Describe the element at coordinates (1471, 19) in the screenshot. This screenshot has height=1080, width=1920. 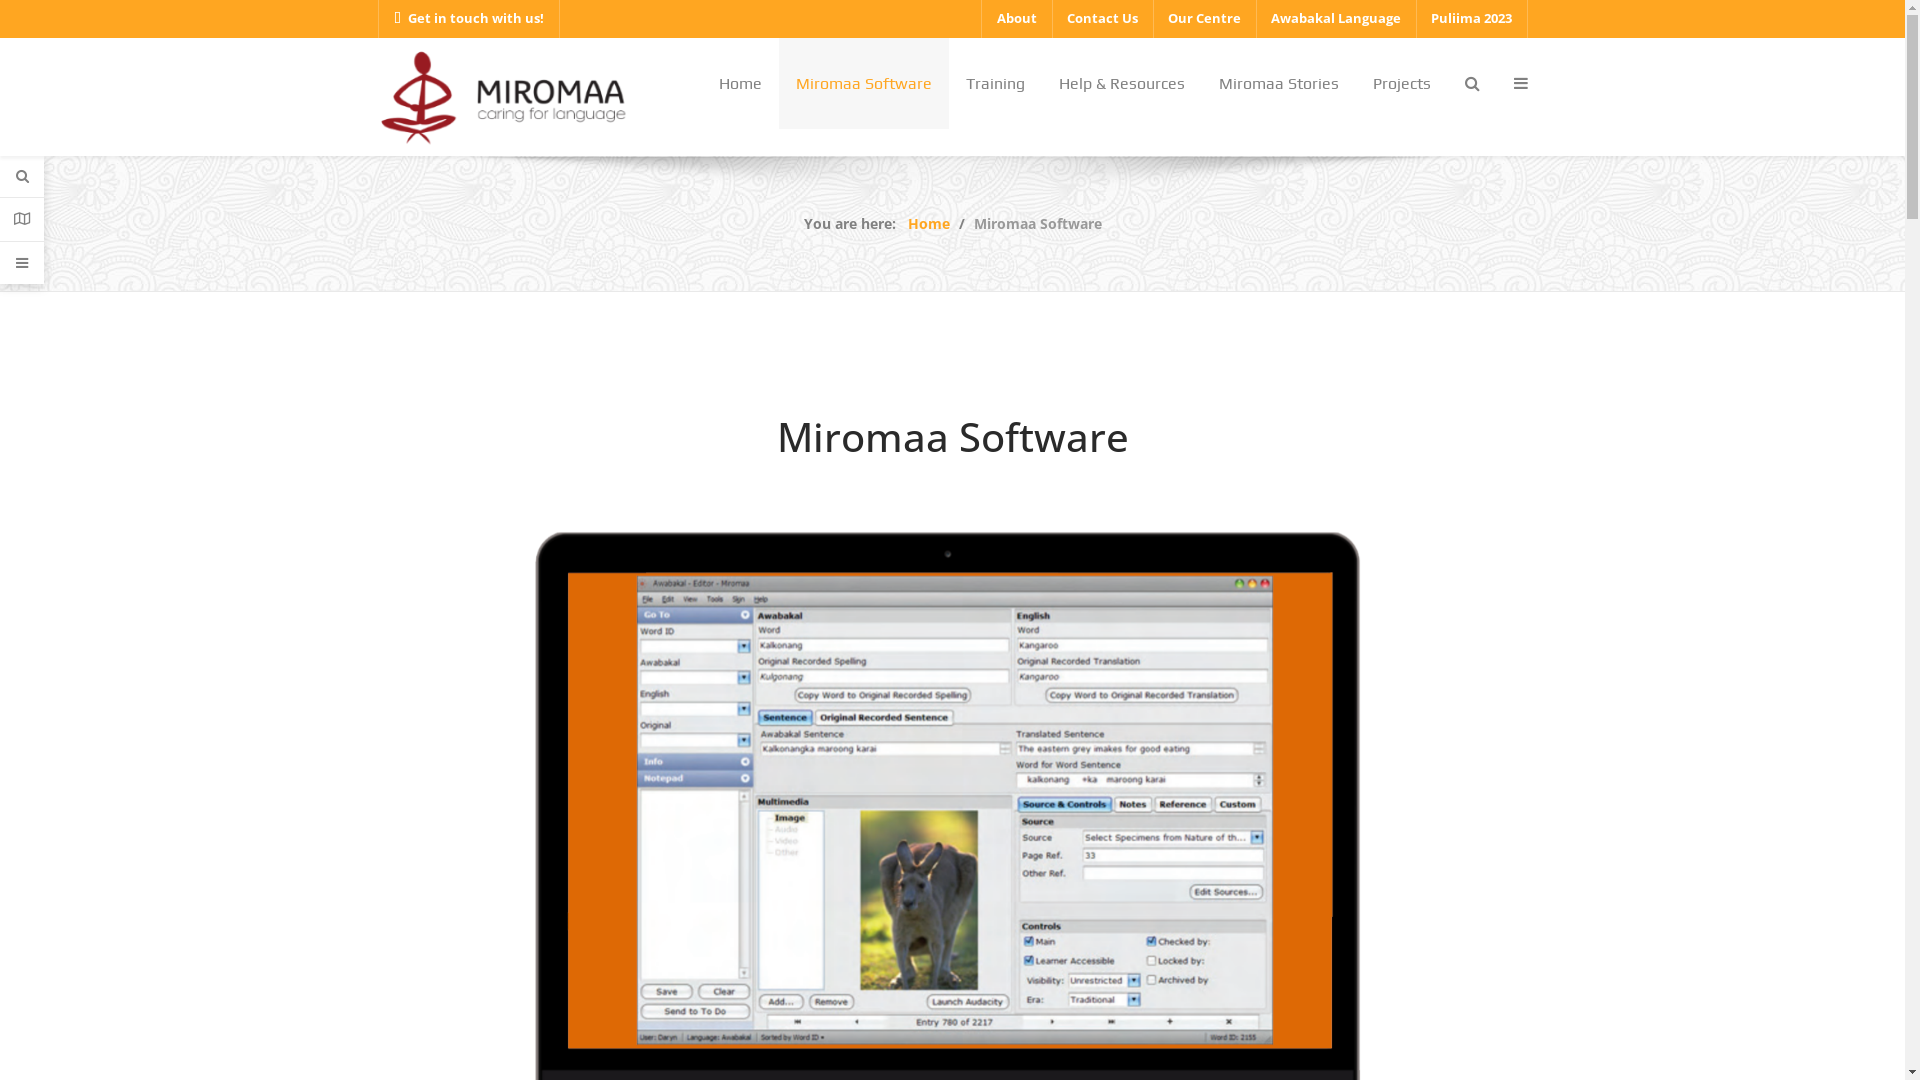
I see `'Puliima 2023'` at that location.